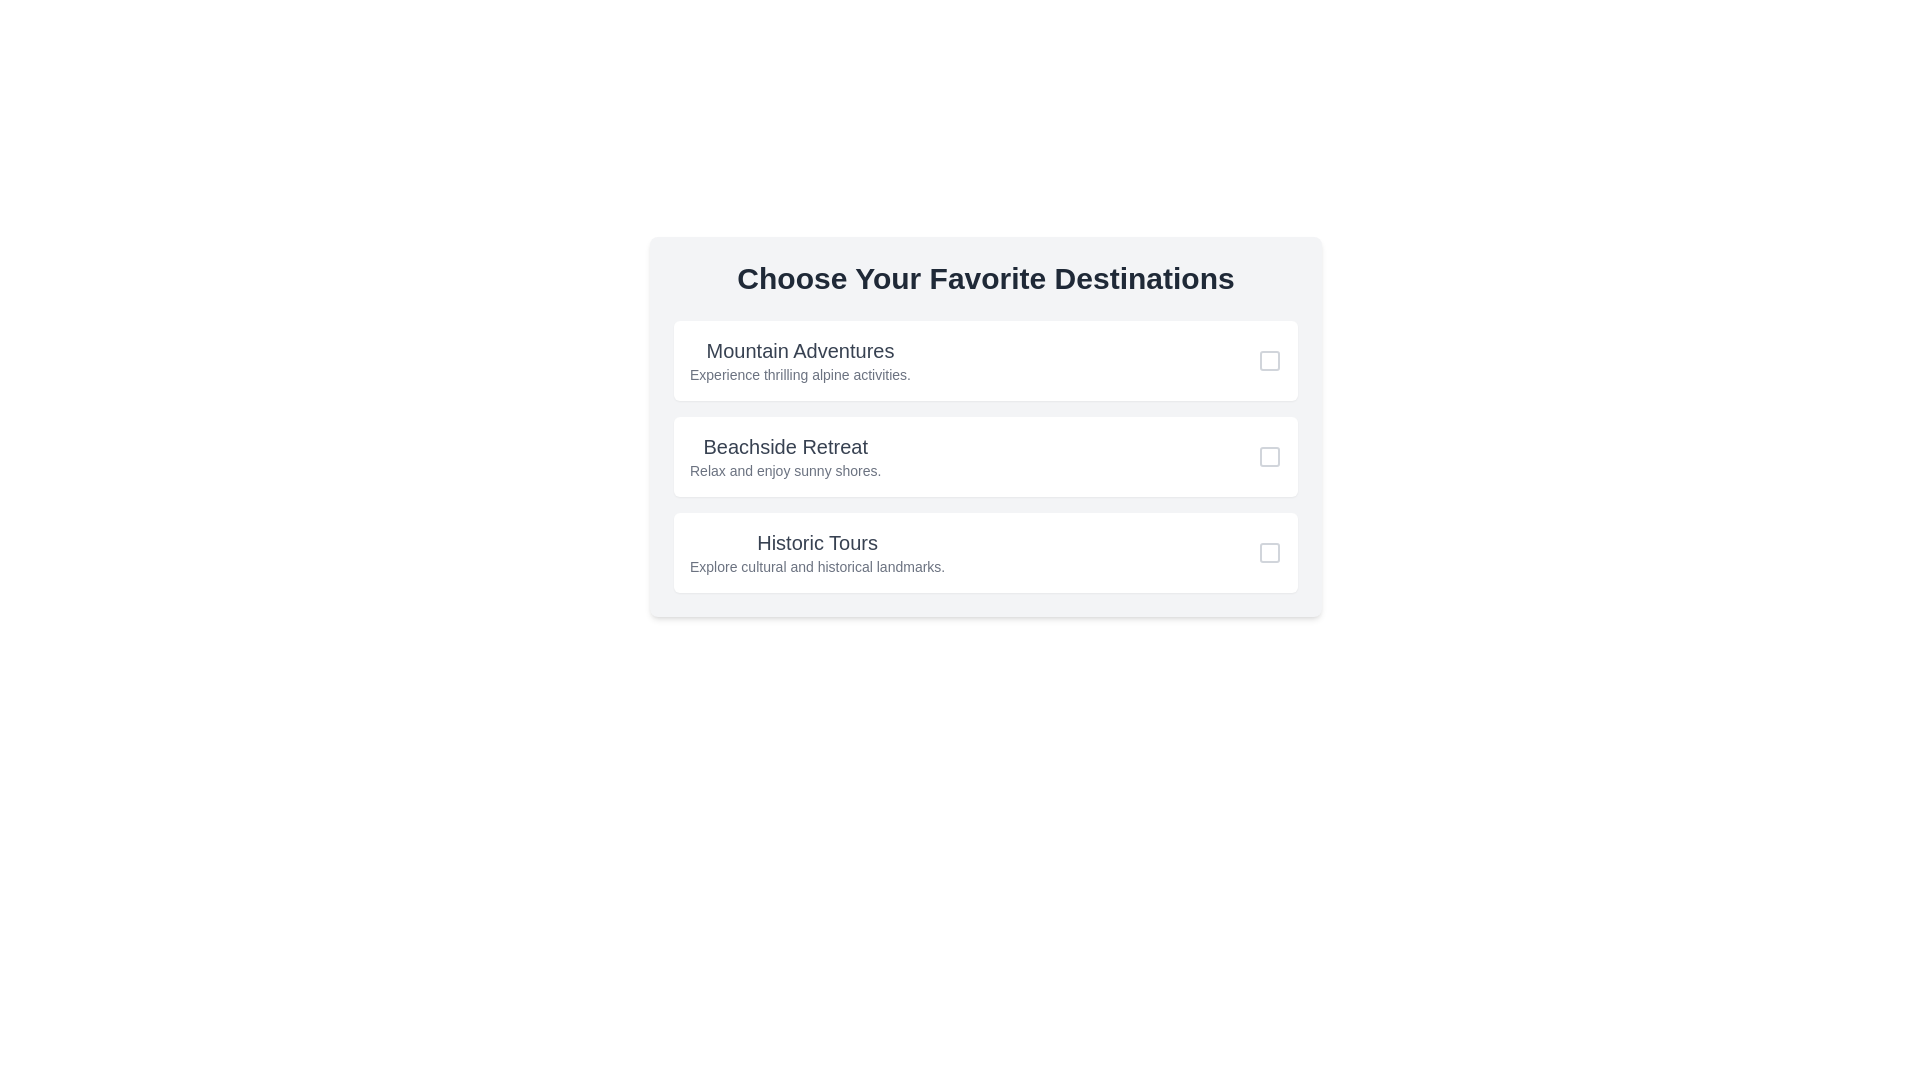 This screenshot has height=1080, width=1920. I want to click on the second card in the vertical list of options, which contains a checkbox for selecting a destination choice, to trigger hover effects, so click(985, 456).